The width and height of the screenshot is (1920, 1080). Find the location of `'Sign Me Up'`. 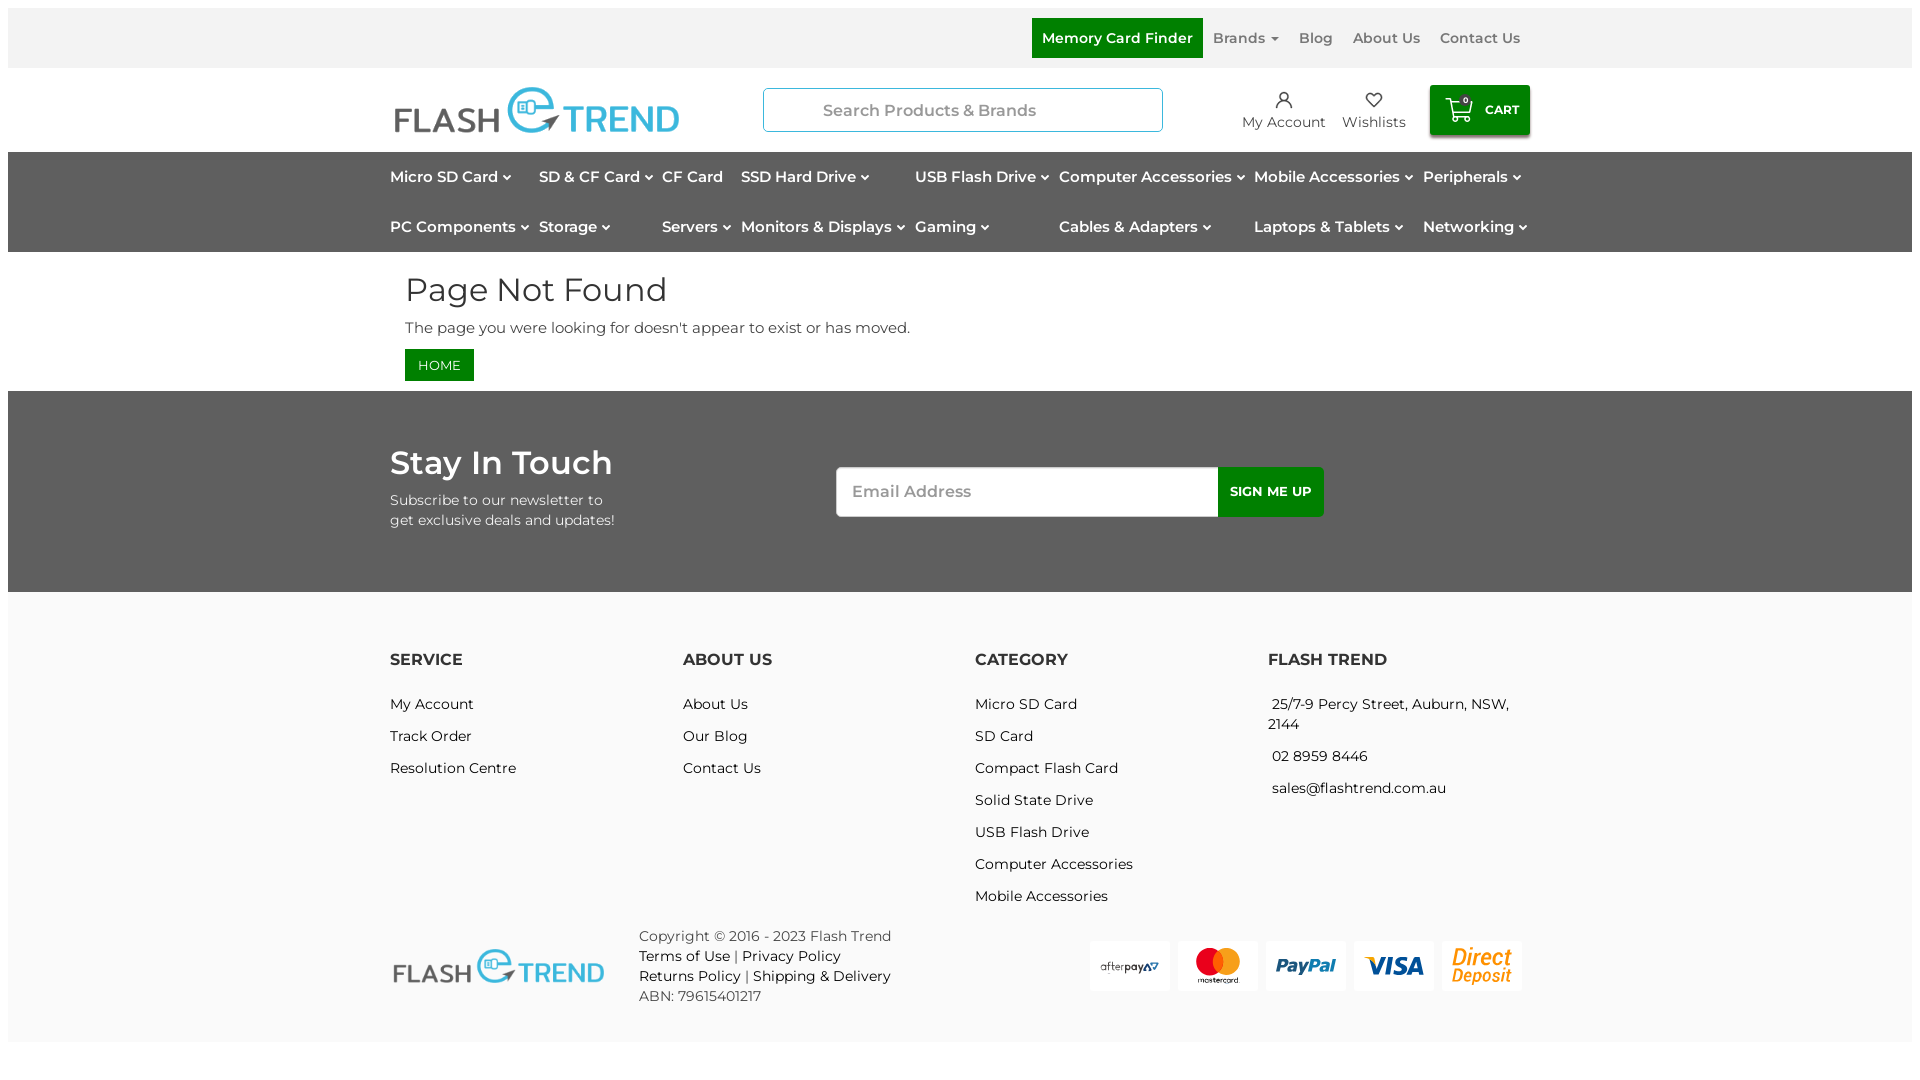

'Sign Me Up' is located at coordinates (1217, 492).